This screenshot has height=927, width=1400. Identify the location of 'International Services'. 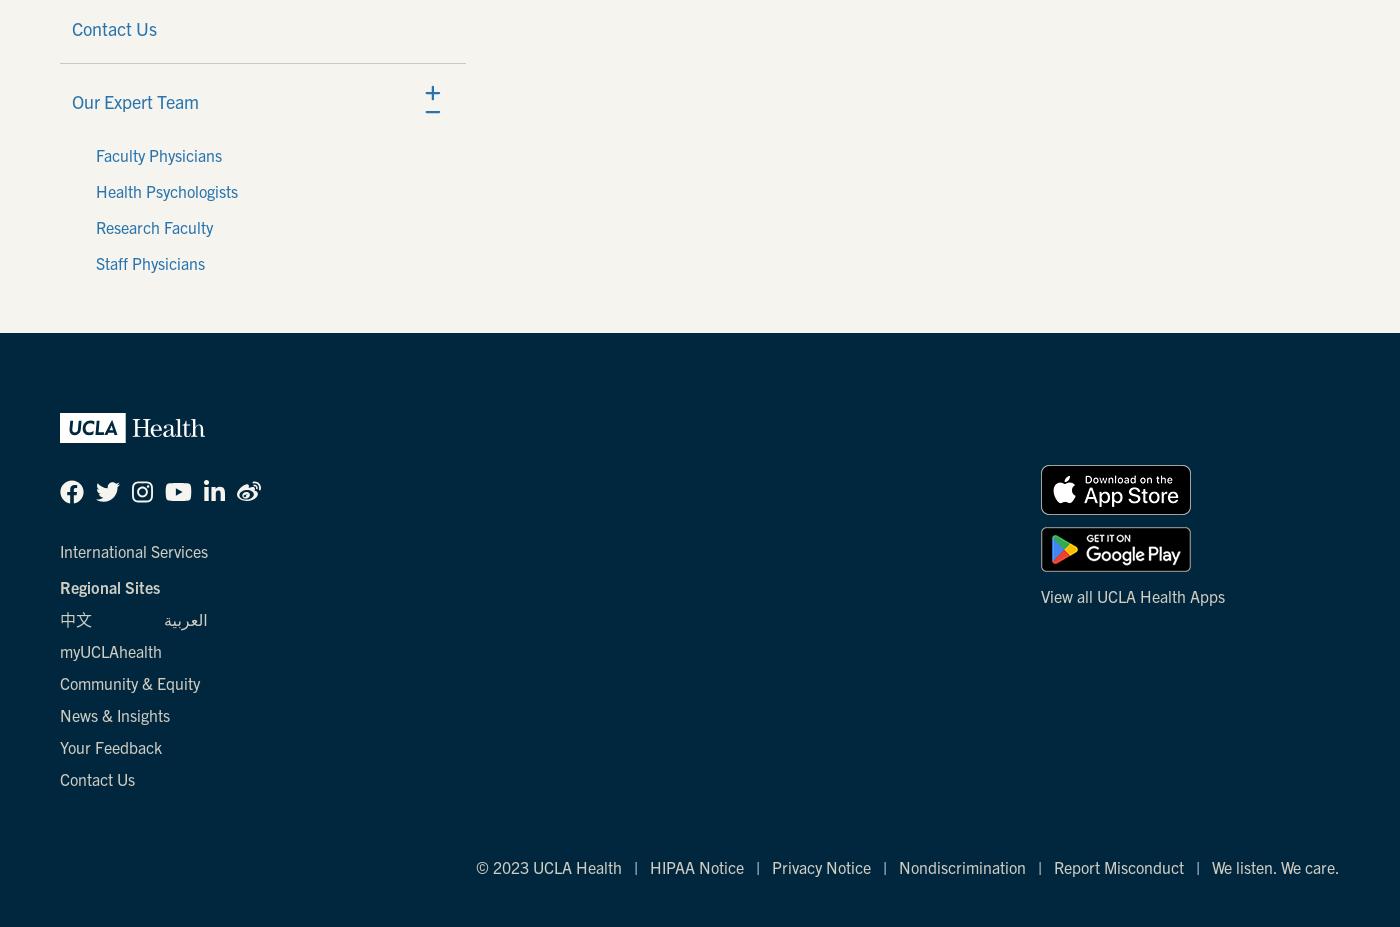
(133, 551).